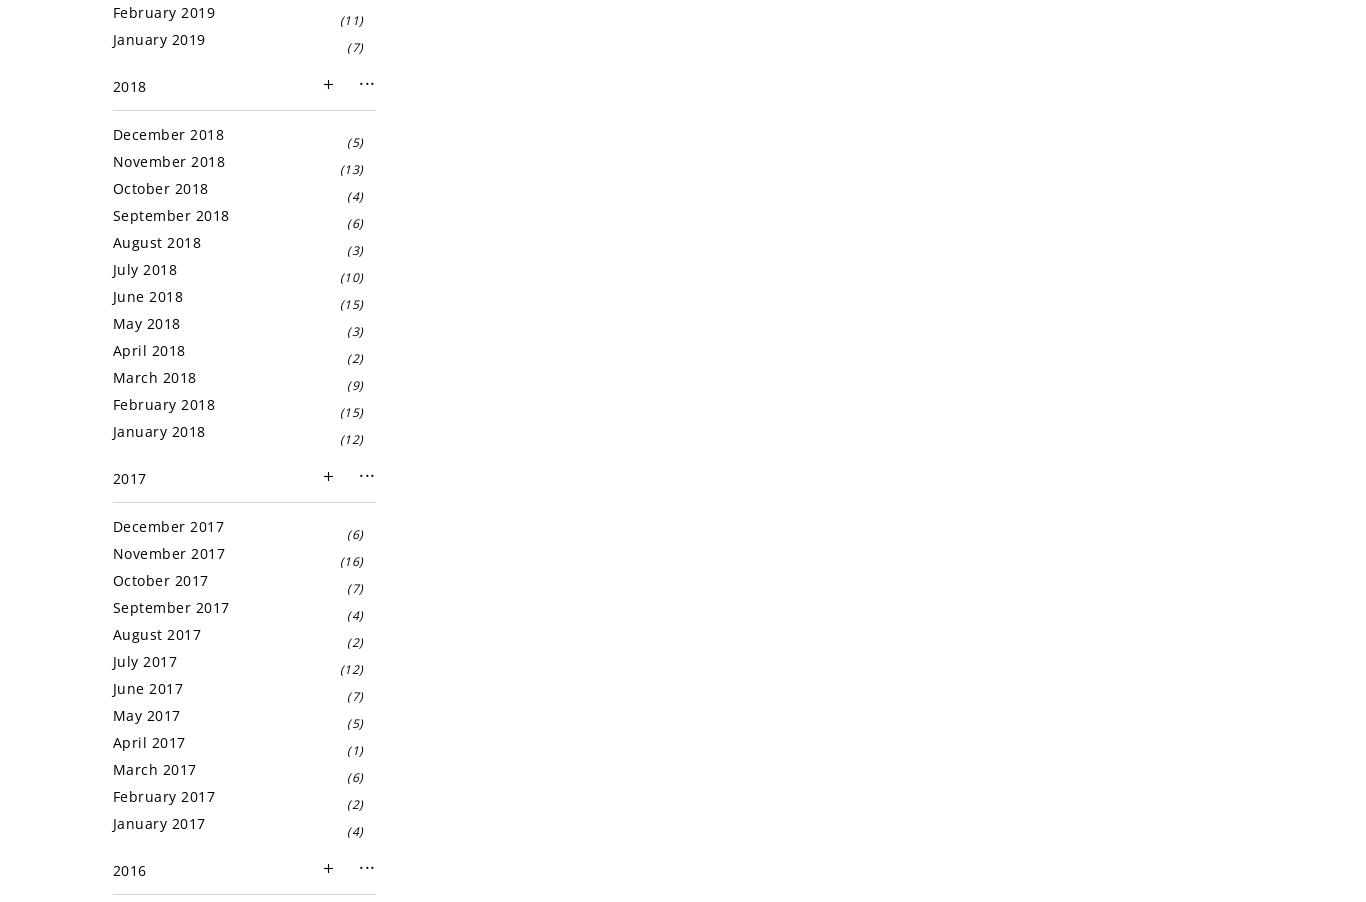  Describe the element at coordinates (112, 822) in the screenshot. I see `'January 2017'` at that location.